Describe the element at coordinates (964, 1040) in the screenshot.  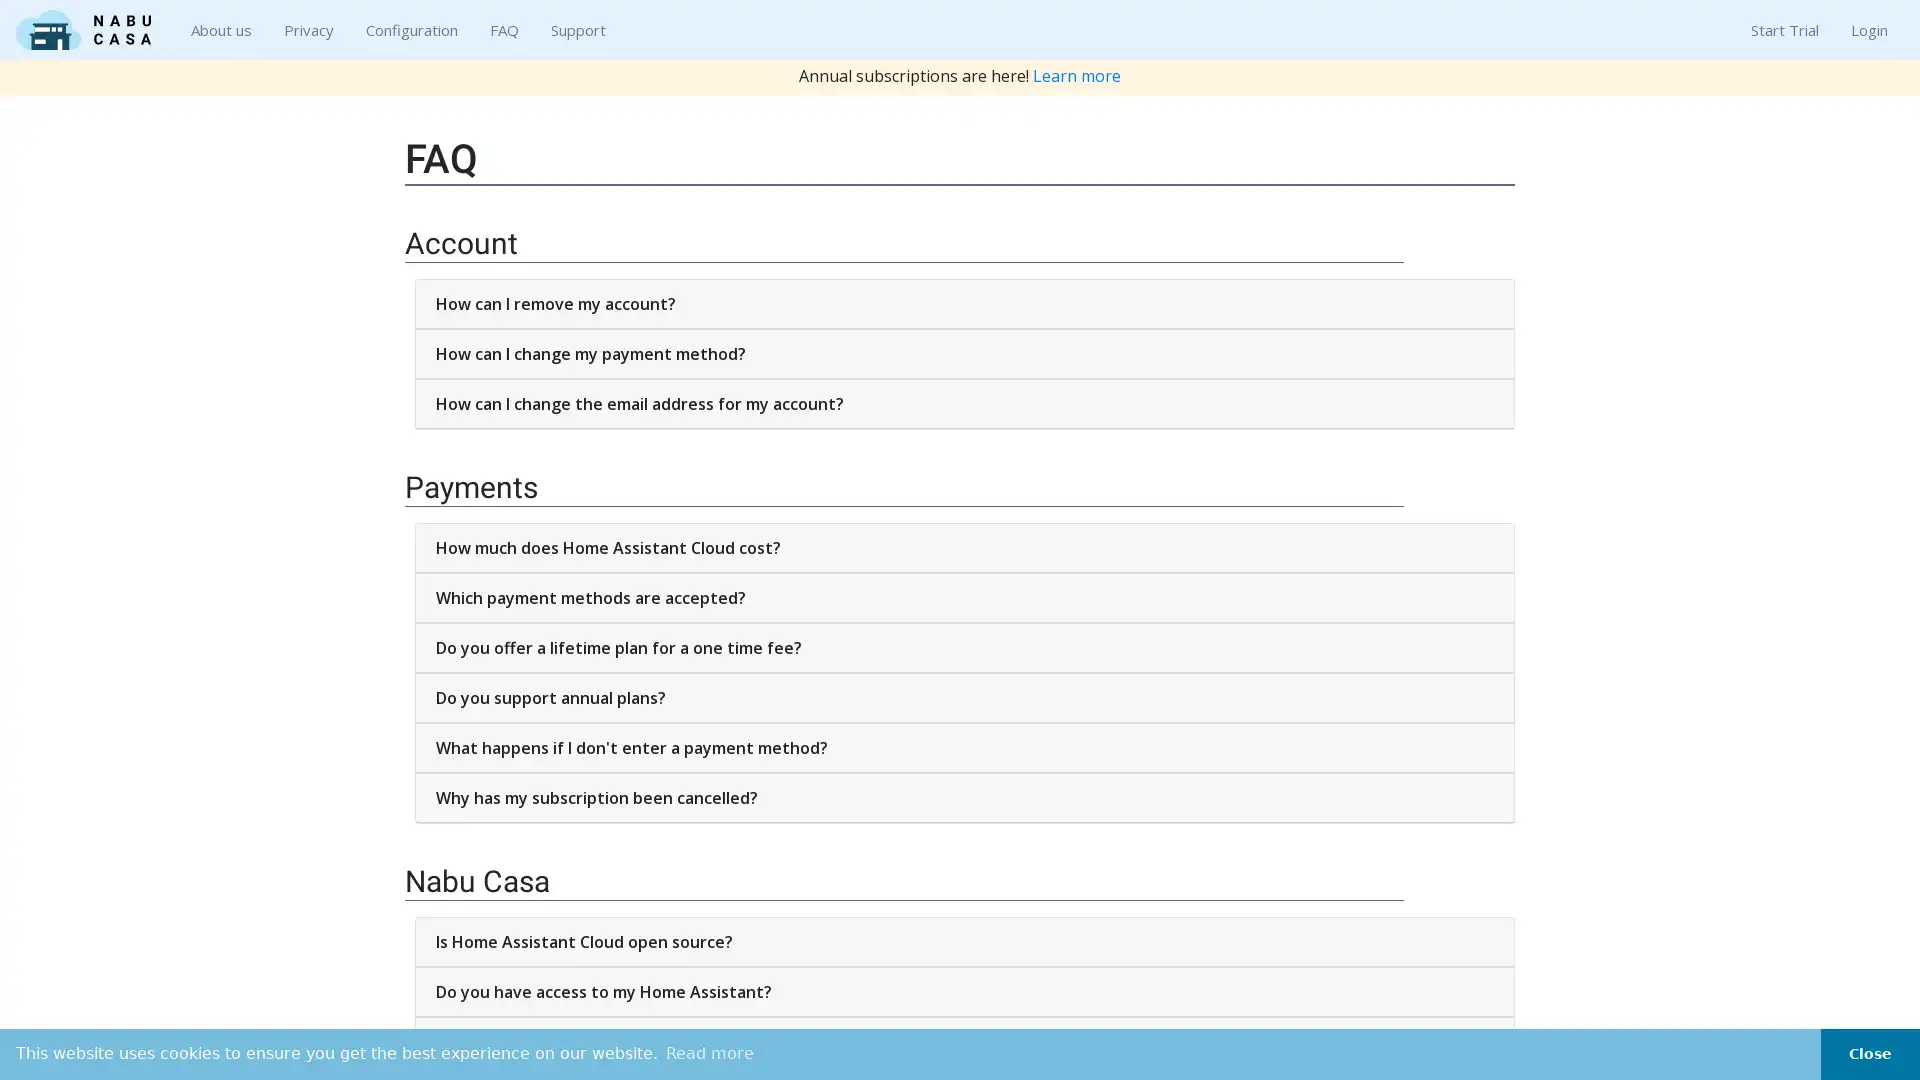
I see `I received an email from Let's Encrypt. Do I need to renew my own certificates?` at that location.